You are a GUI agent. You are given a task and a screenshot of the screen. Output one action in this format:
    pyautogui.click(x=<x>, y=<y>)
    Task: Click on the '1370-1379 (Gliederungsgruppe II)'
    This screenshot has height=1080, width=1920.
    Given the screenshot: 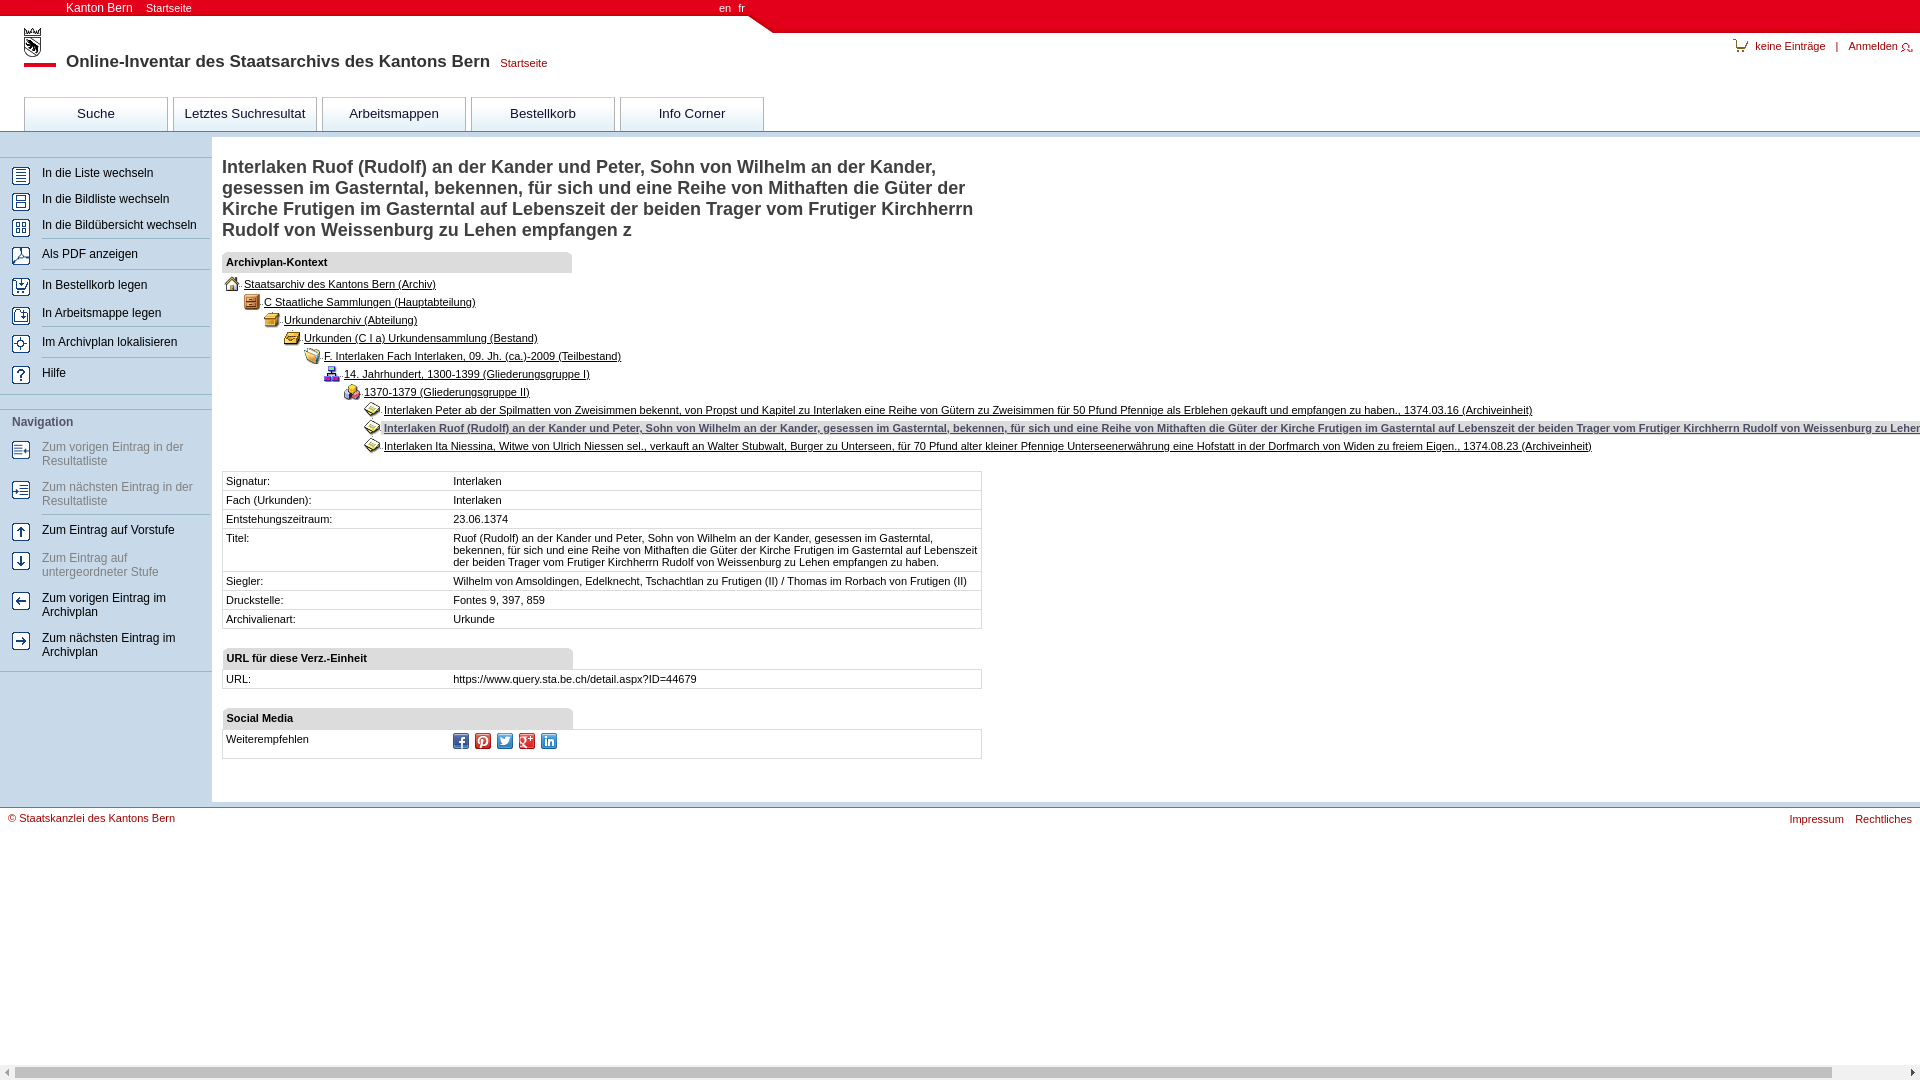 What is the action you would take?
    pyautogui.click(x=360, y=392)
    